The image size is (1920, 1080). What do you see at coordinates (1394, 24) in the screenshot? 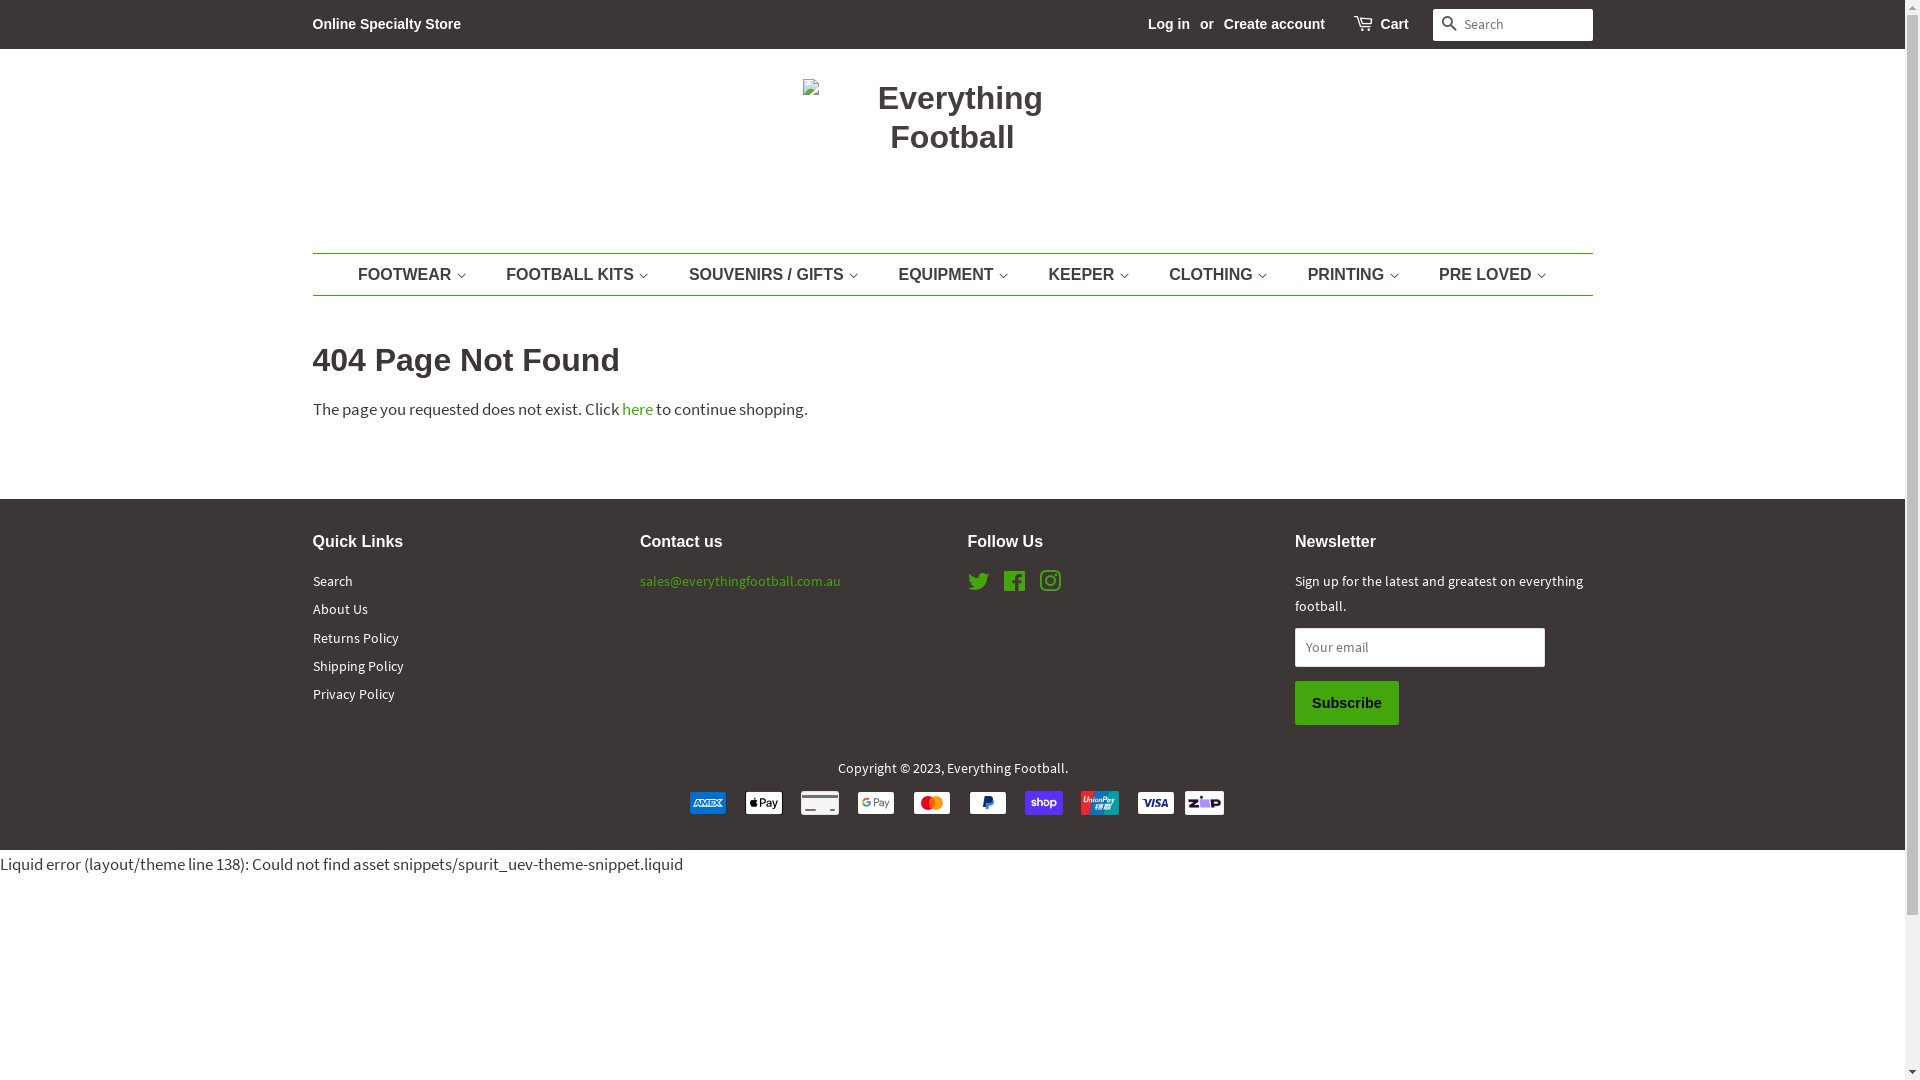
I see `'Cart'` at bounding box center [1394, 24].